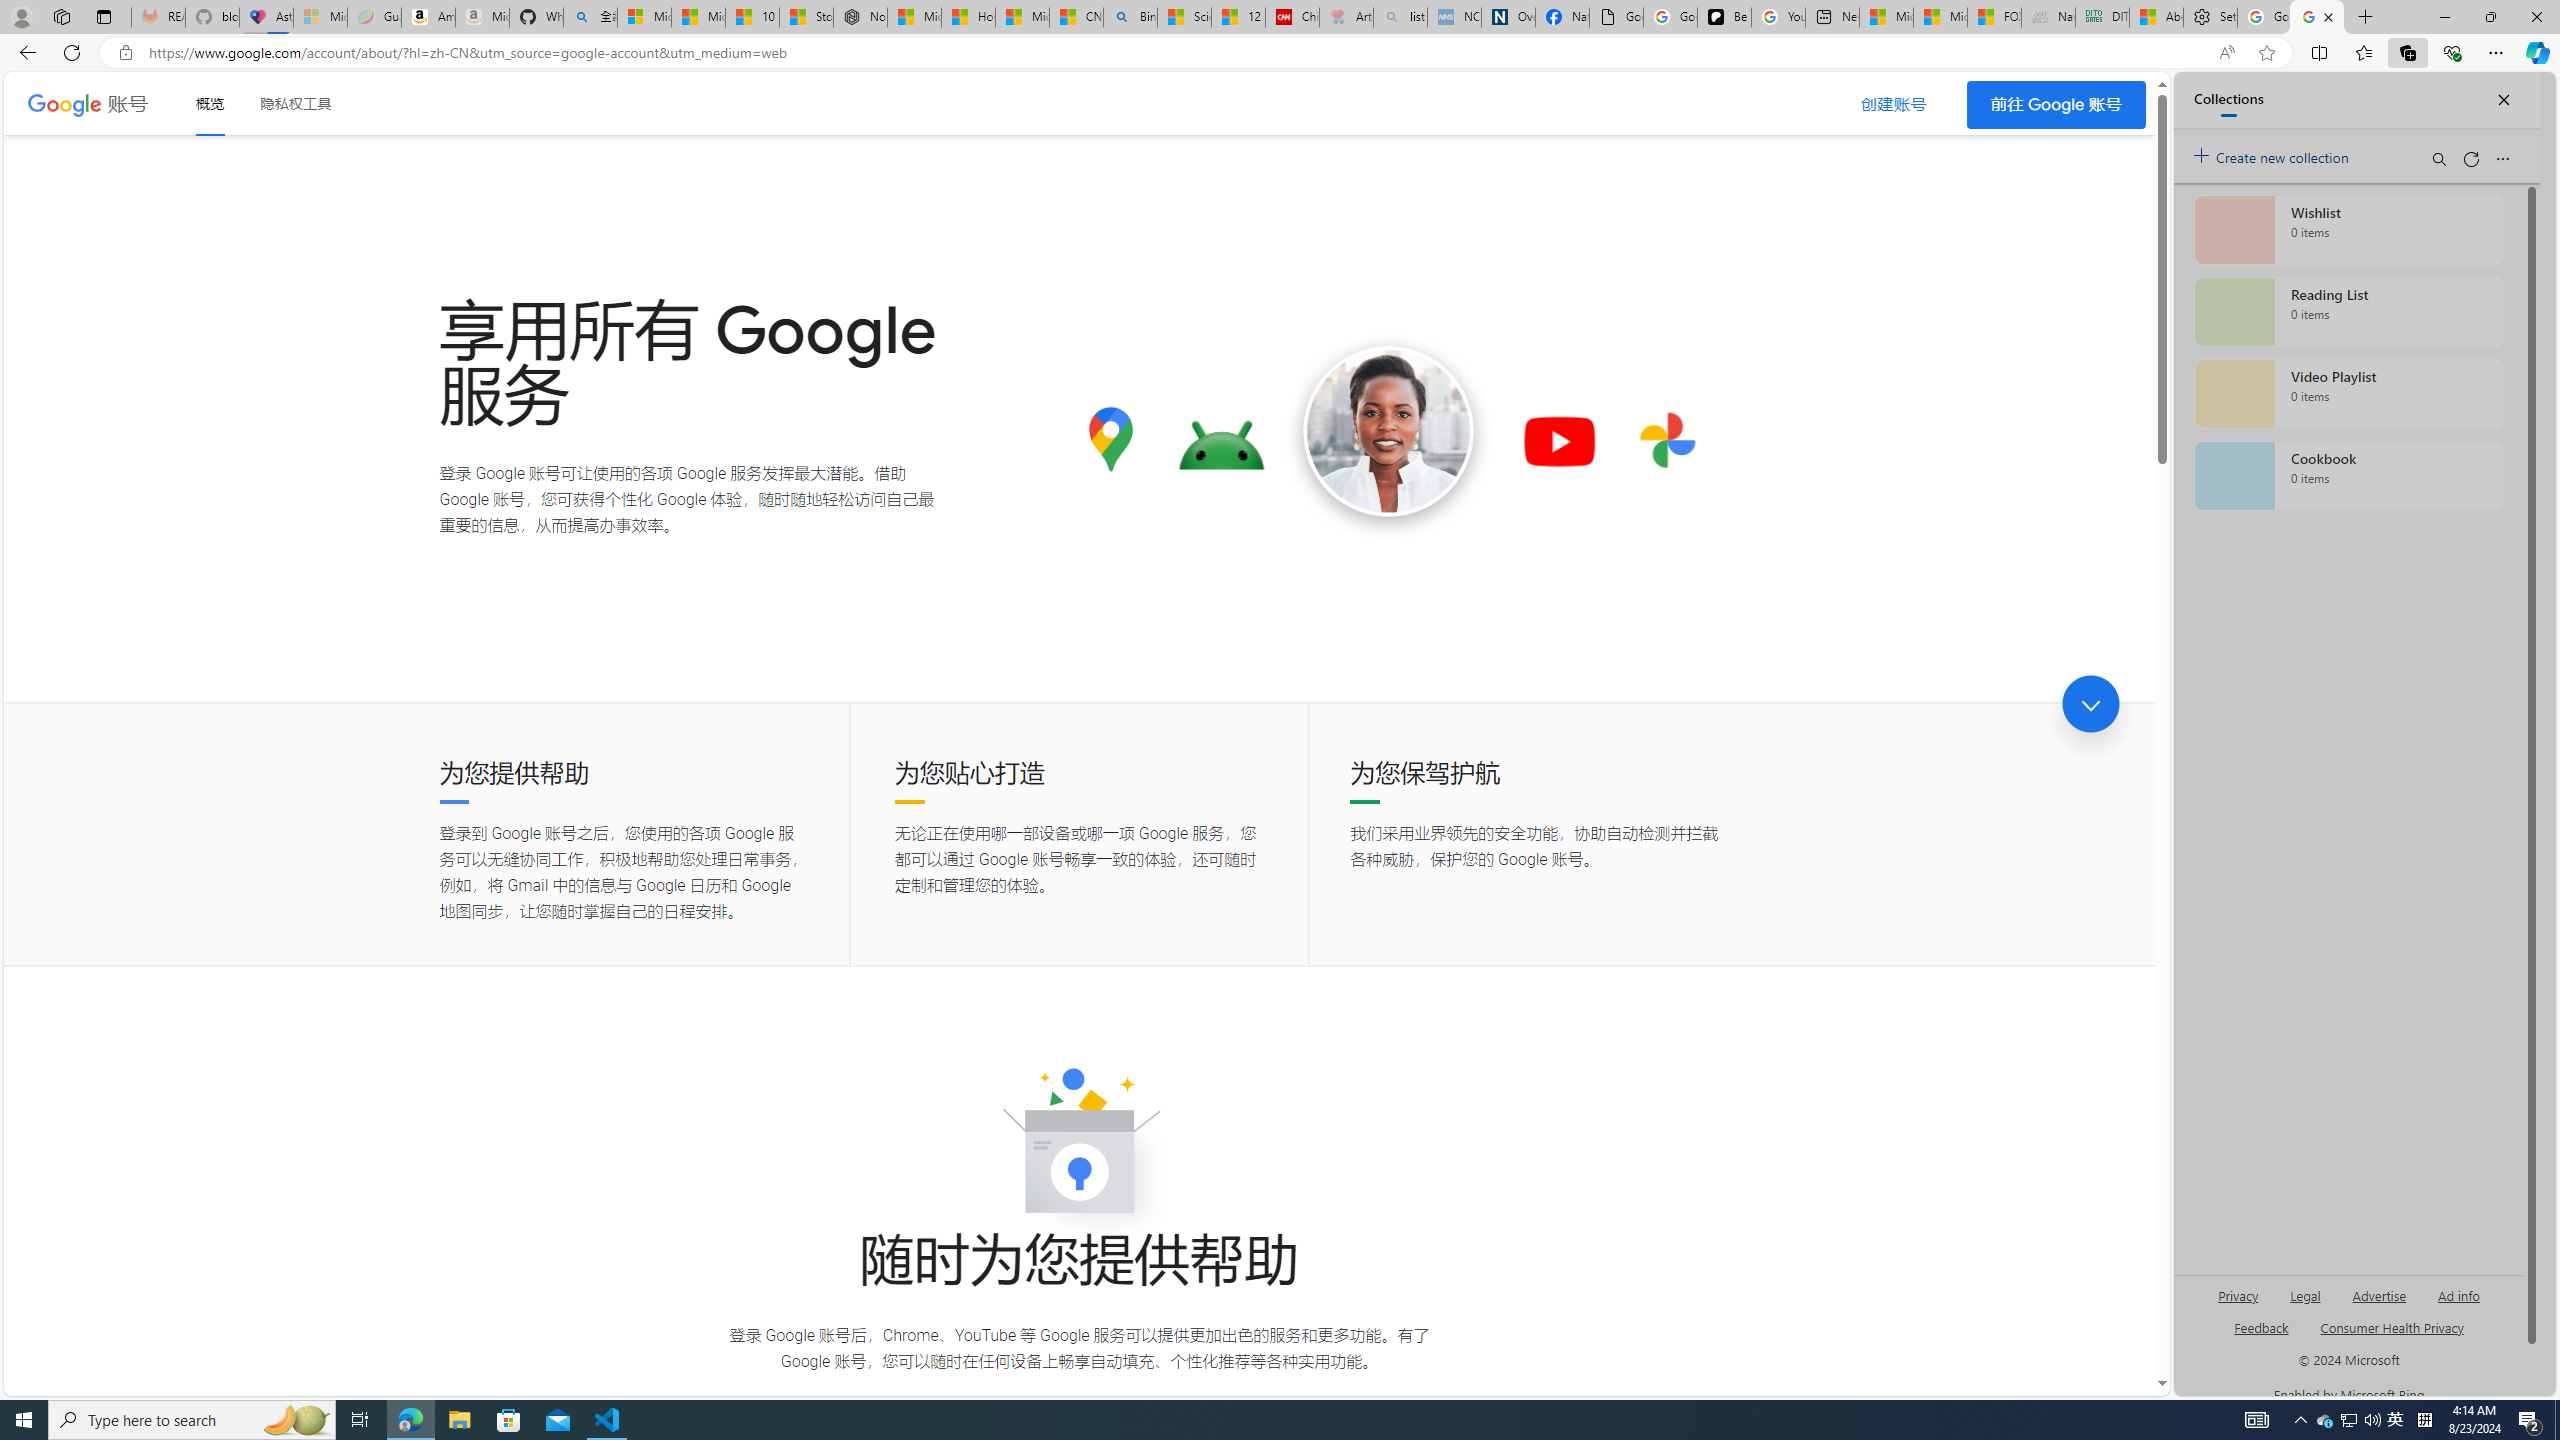 This screenshot has width=2560, height=1440. Describe the element at coordinates (2100, 16) in the screenshot. I see `'DITOGAMES AG Imprint'` at that location.